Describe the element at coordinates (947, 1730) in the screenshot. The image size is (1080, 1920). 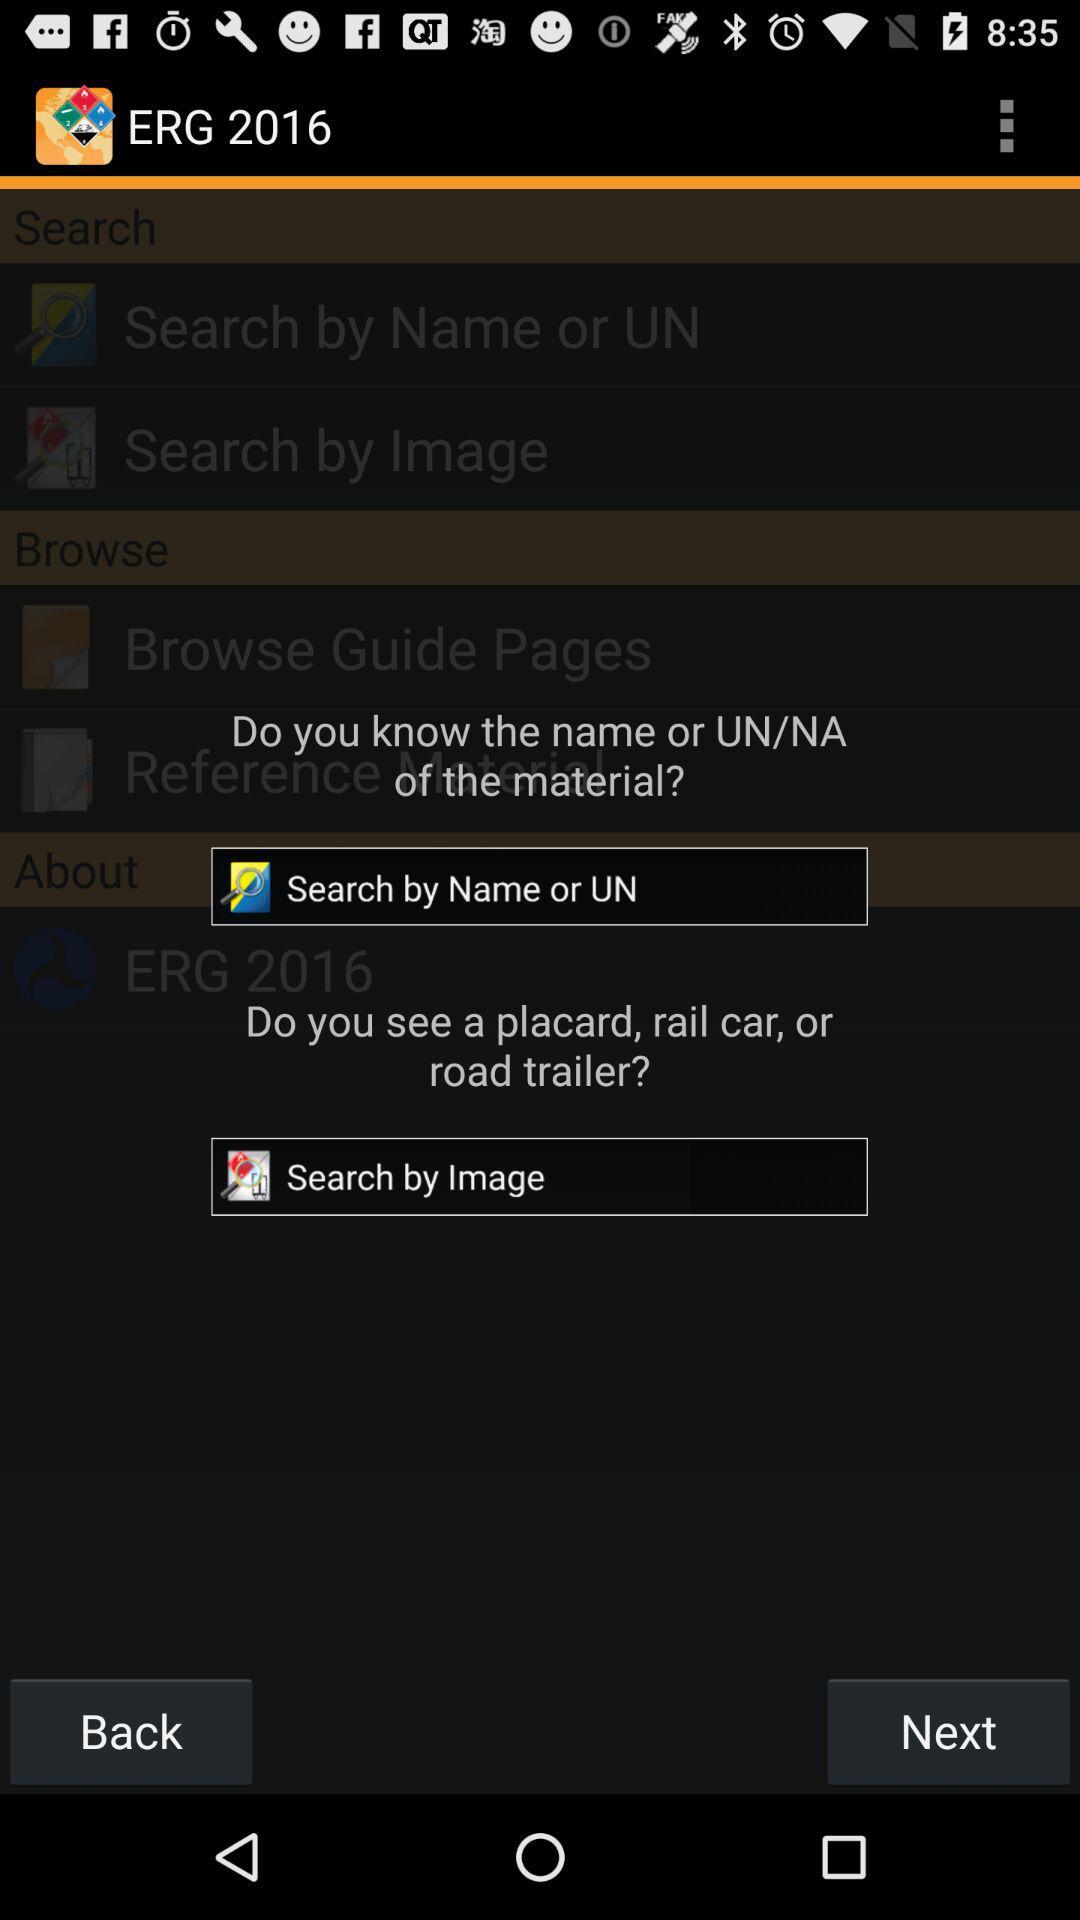
I see `icon at the bottom right corner` at that location.